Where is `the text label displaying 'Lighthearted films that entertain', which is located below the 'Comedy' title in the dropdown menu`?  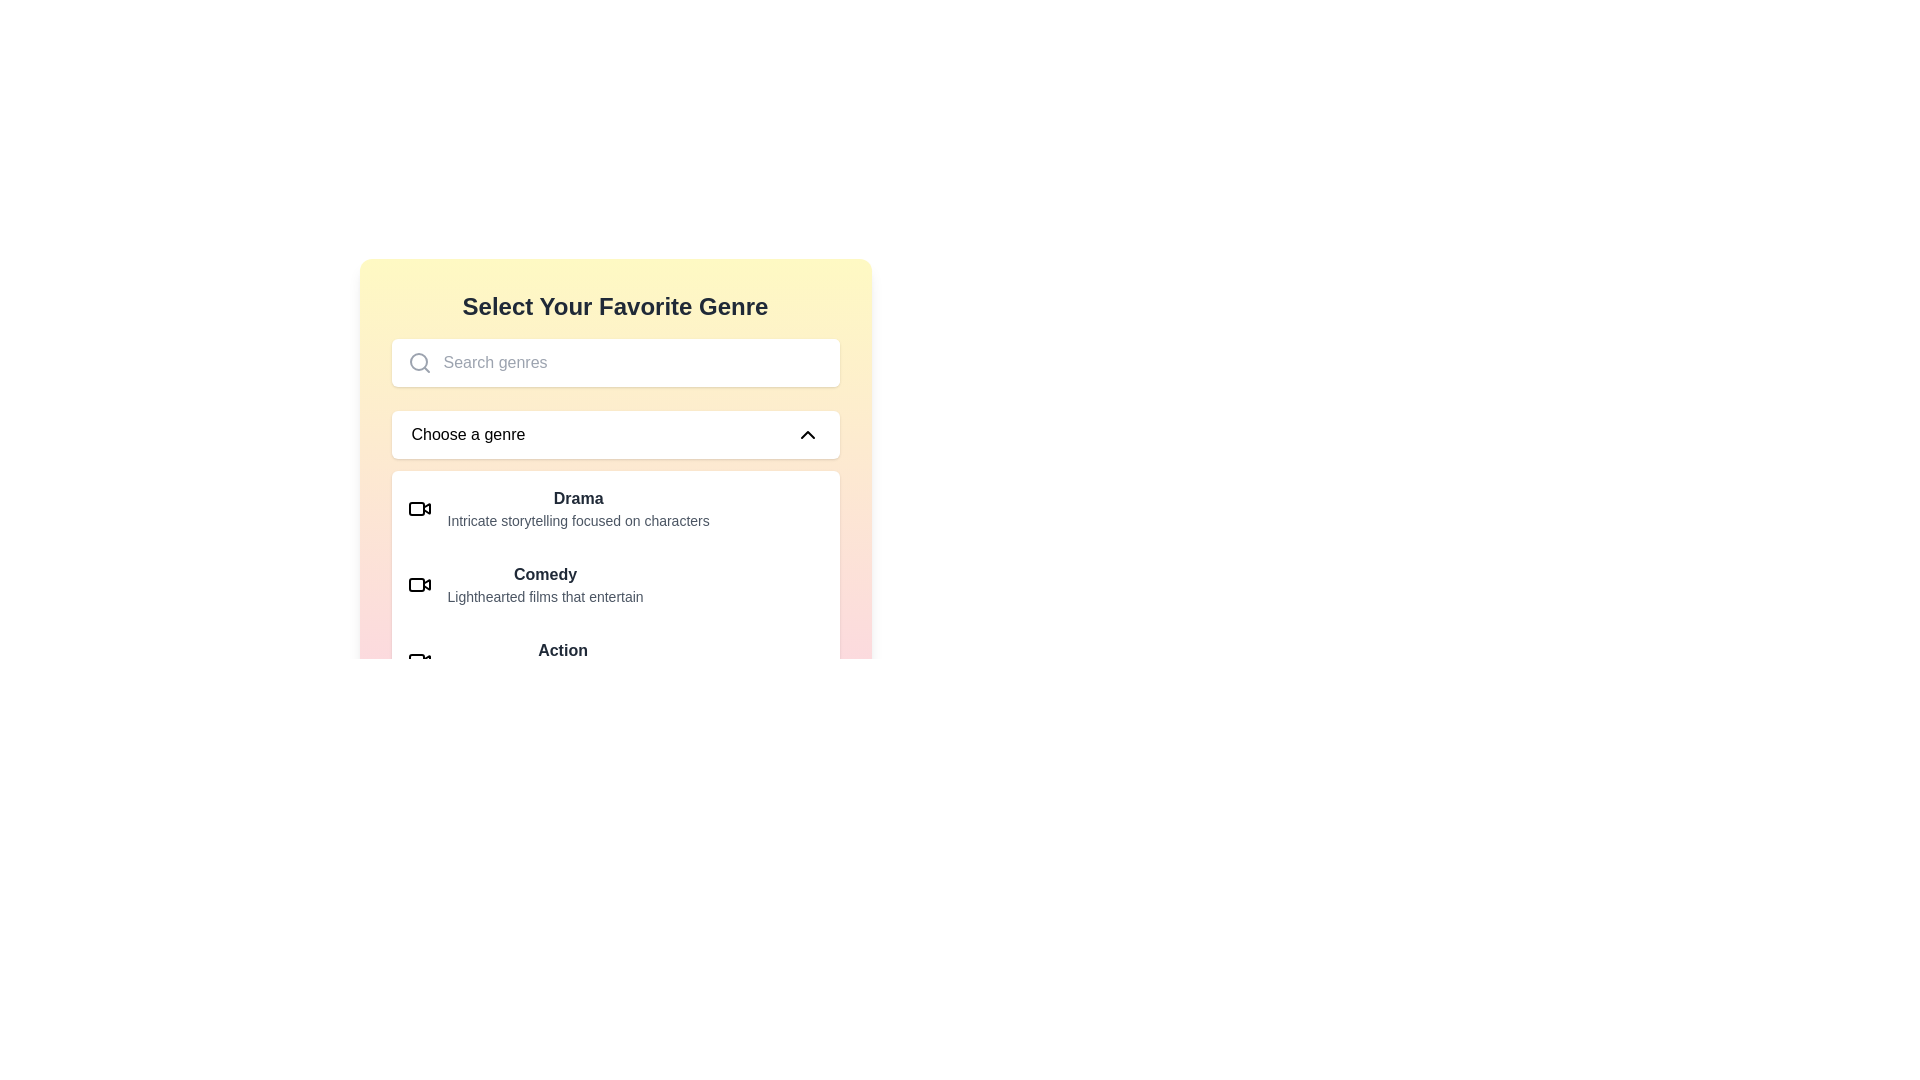
the text label displaying 'Lighthearted films that entertain', which is located below the 'Comedy' title in the dropdown menu is located at coordinates (545, 596).